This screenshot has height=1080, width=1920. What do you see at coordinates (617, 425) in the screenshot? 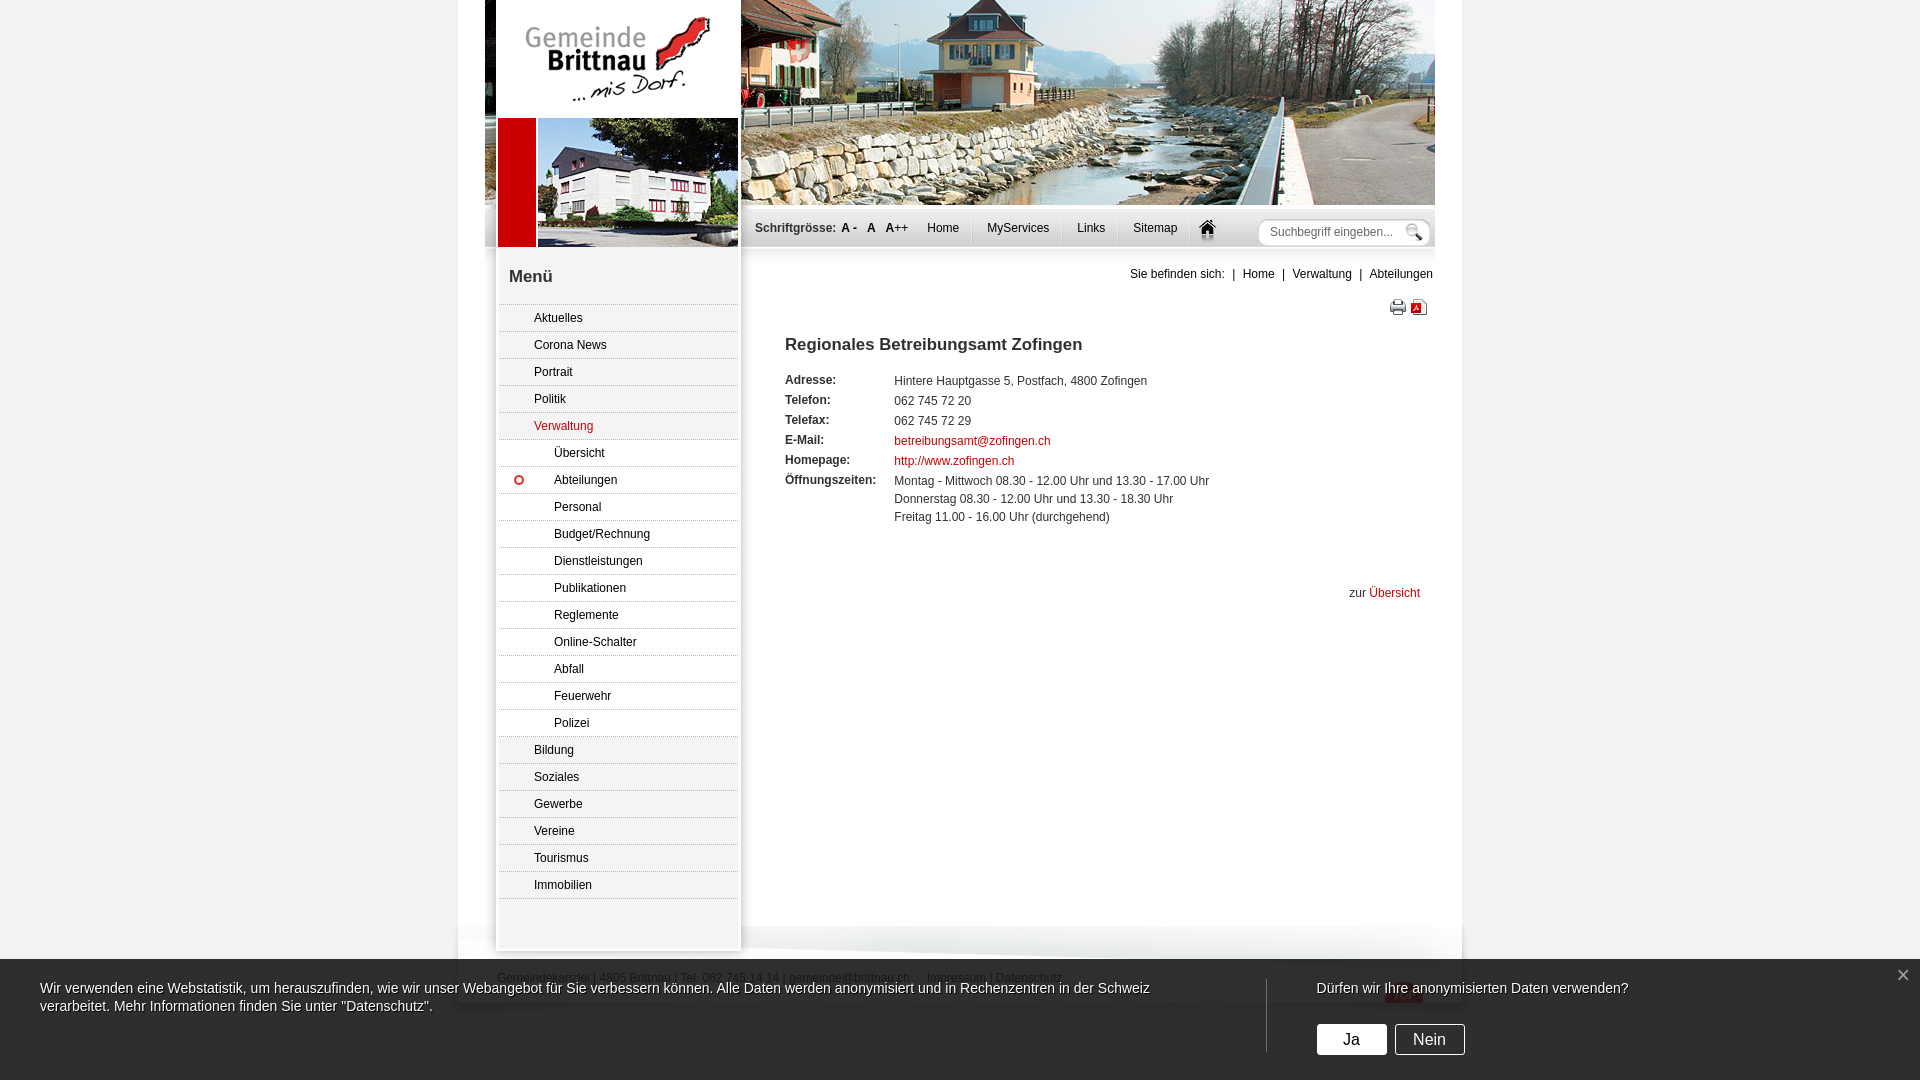
I see `'Verwaltung'` at bounding box center [617, 425].